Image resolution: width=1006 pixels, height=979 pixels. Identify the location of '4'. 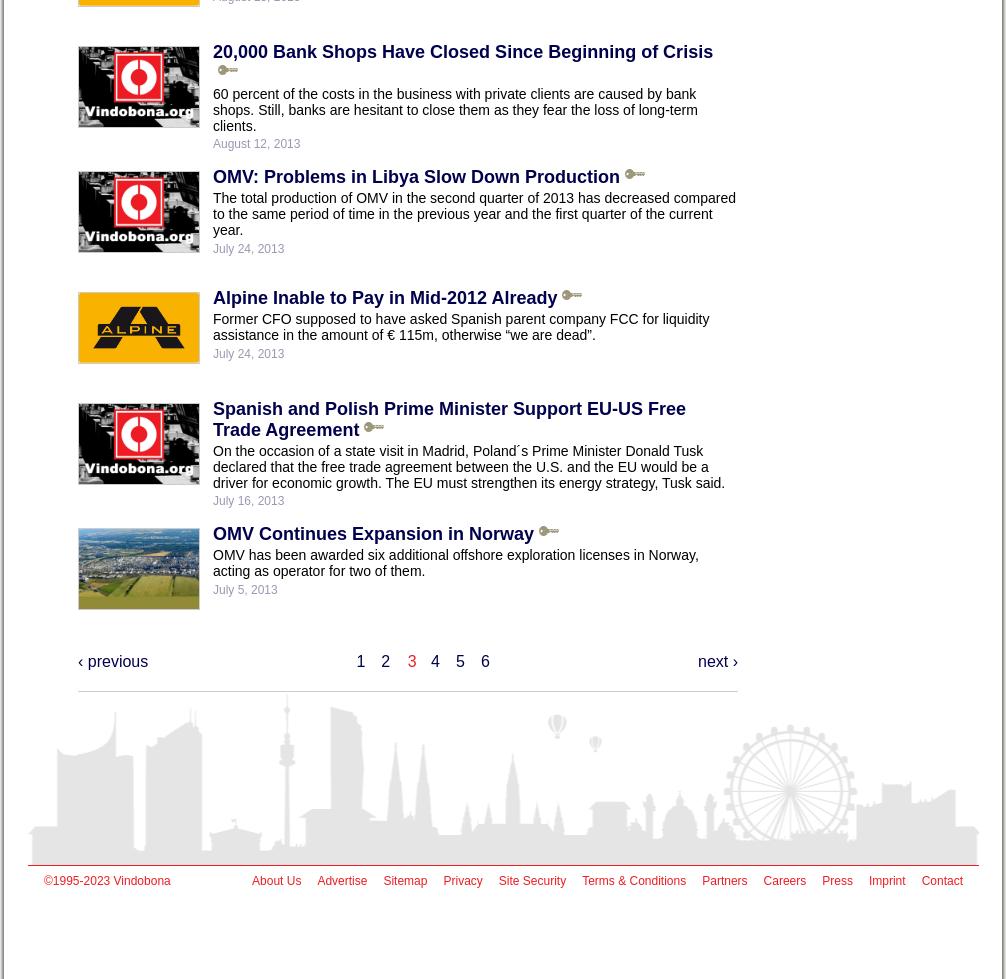
(434, 660).